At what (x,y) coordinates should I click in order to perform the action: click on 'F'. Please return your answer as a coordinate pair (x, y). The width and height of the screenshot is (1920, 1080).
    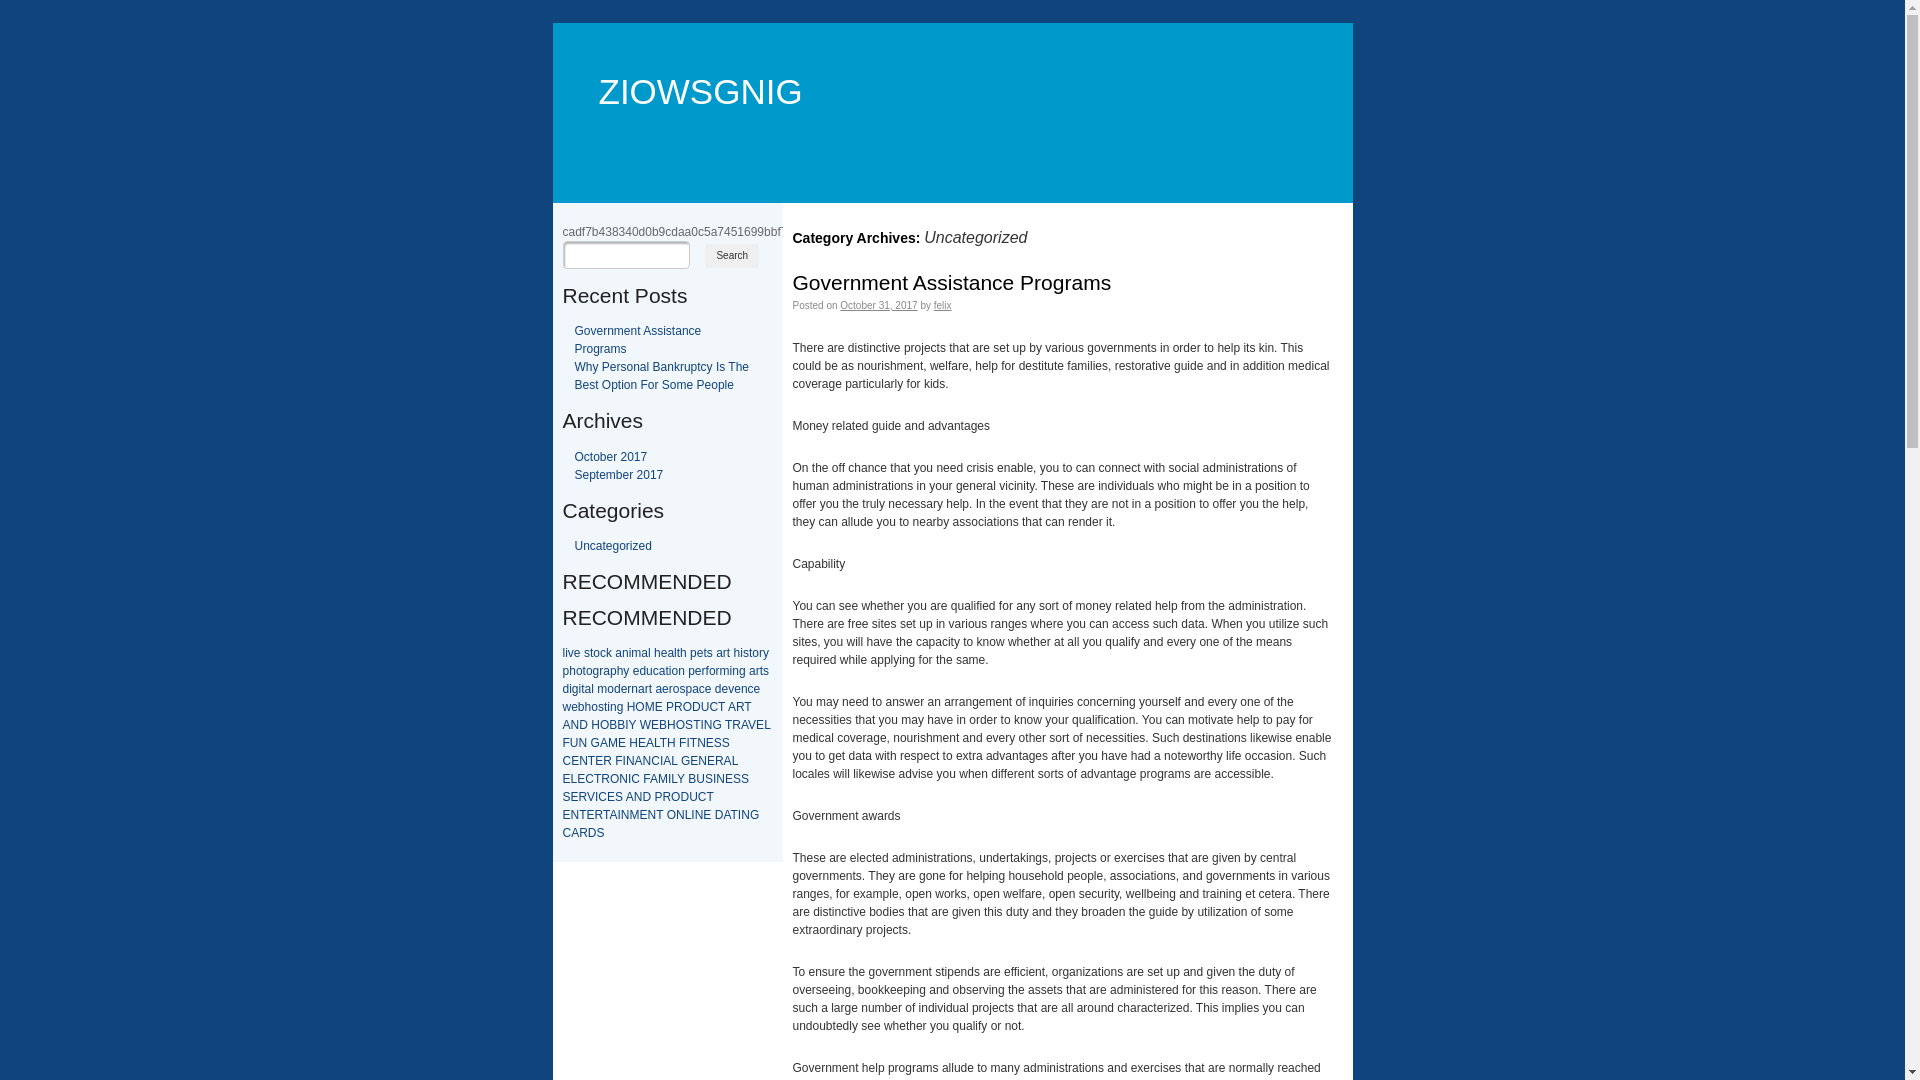
    Looking at the image, I should click on (617, 760).